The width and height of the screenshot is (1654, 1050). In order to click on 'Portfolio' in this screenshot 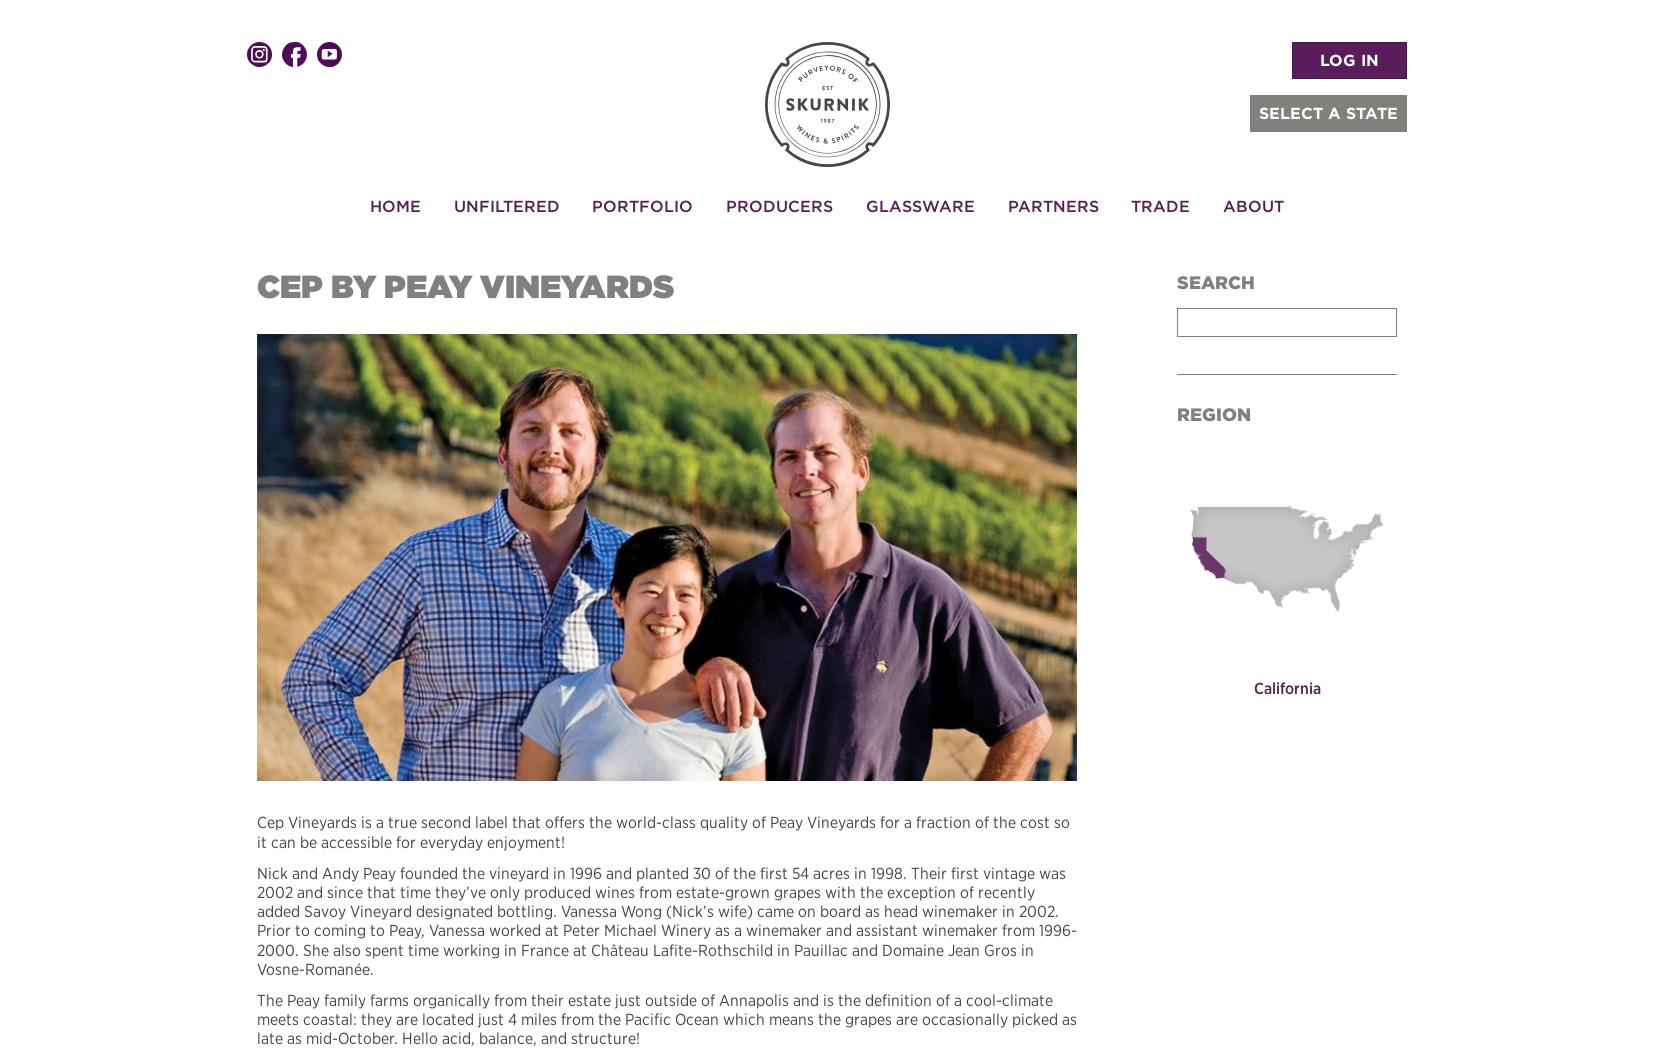, I will do `click(591, 203)`.